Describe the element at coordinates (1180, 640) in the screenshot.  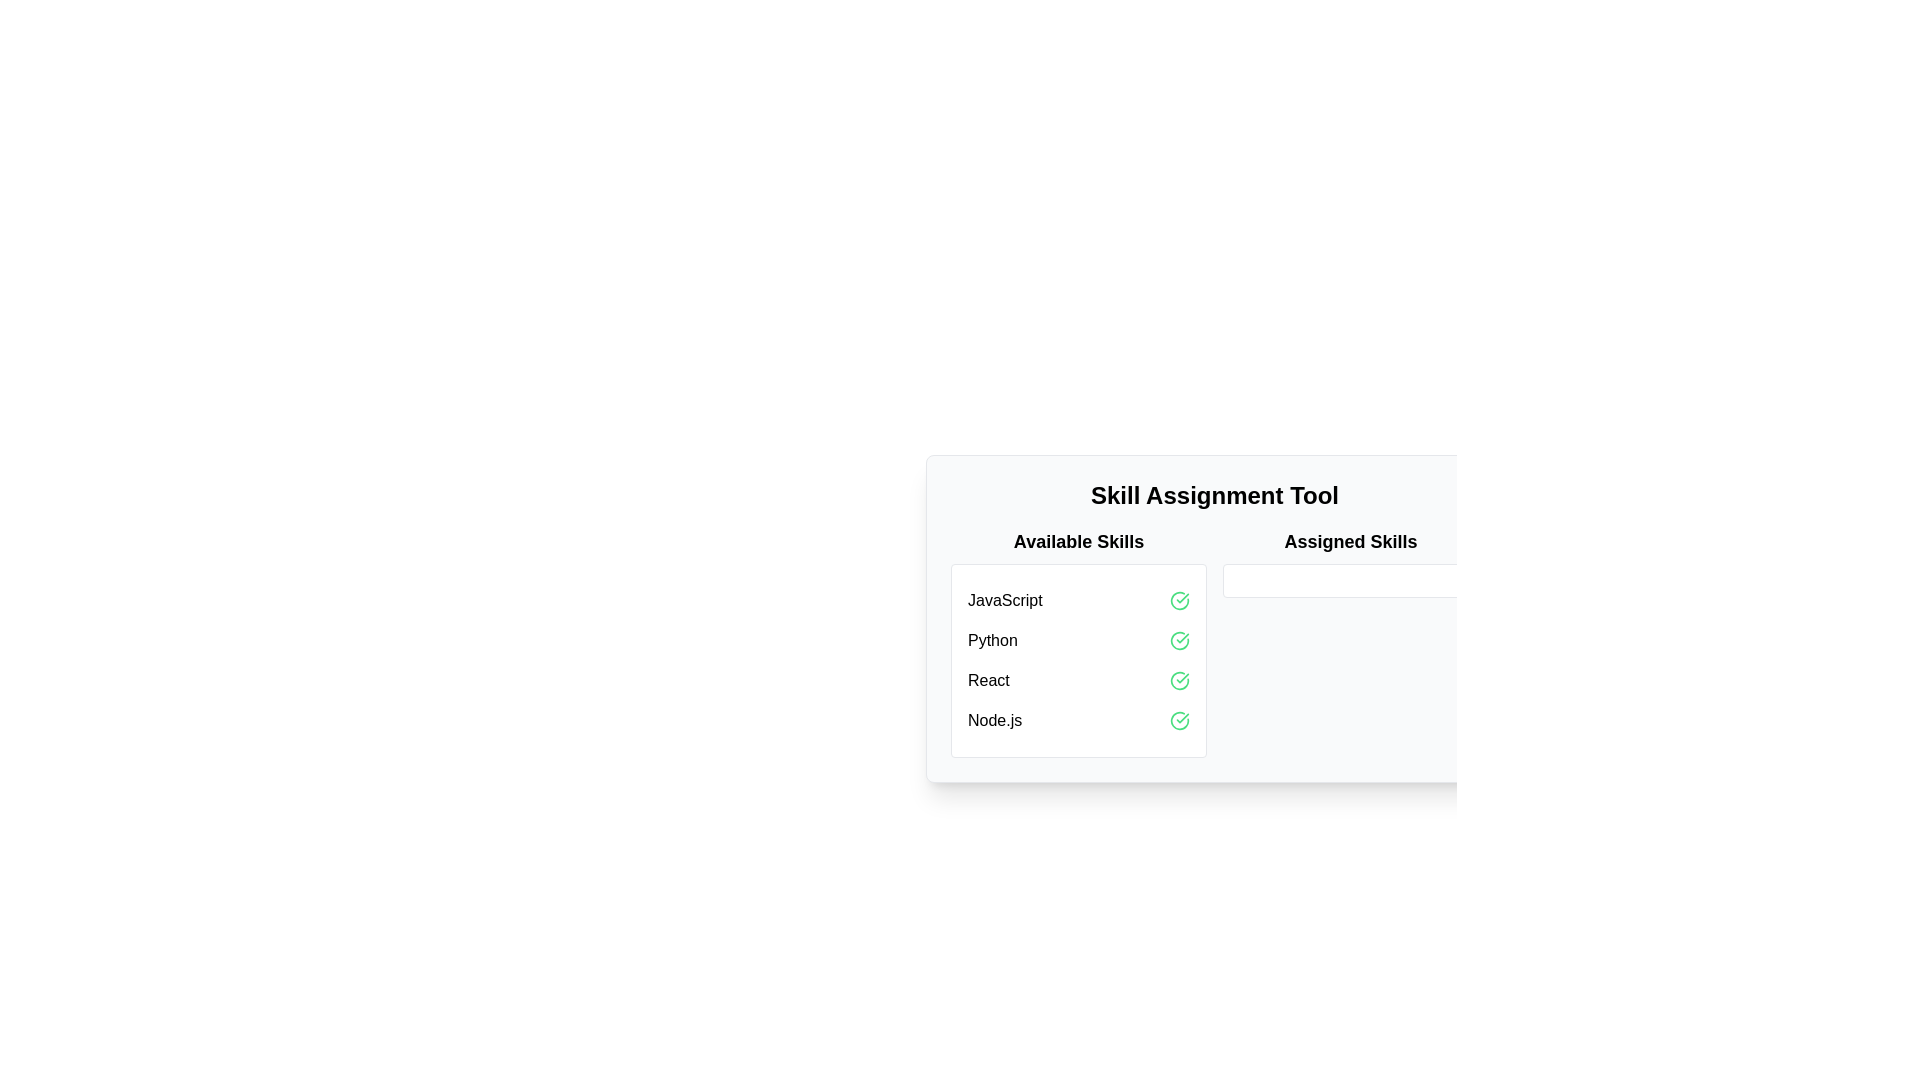
I see `the visual change associated with the SVG icon representation of the status indicator for the 'Python' skill, located to the right of the text label 'Python' under the 'Available Skills' section` at that location.